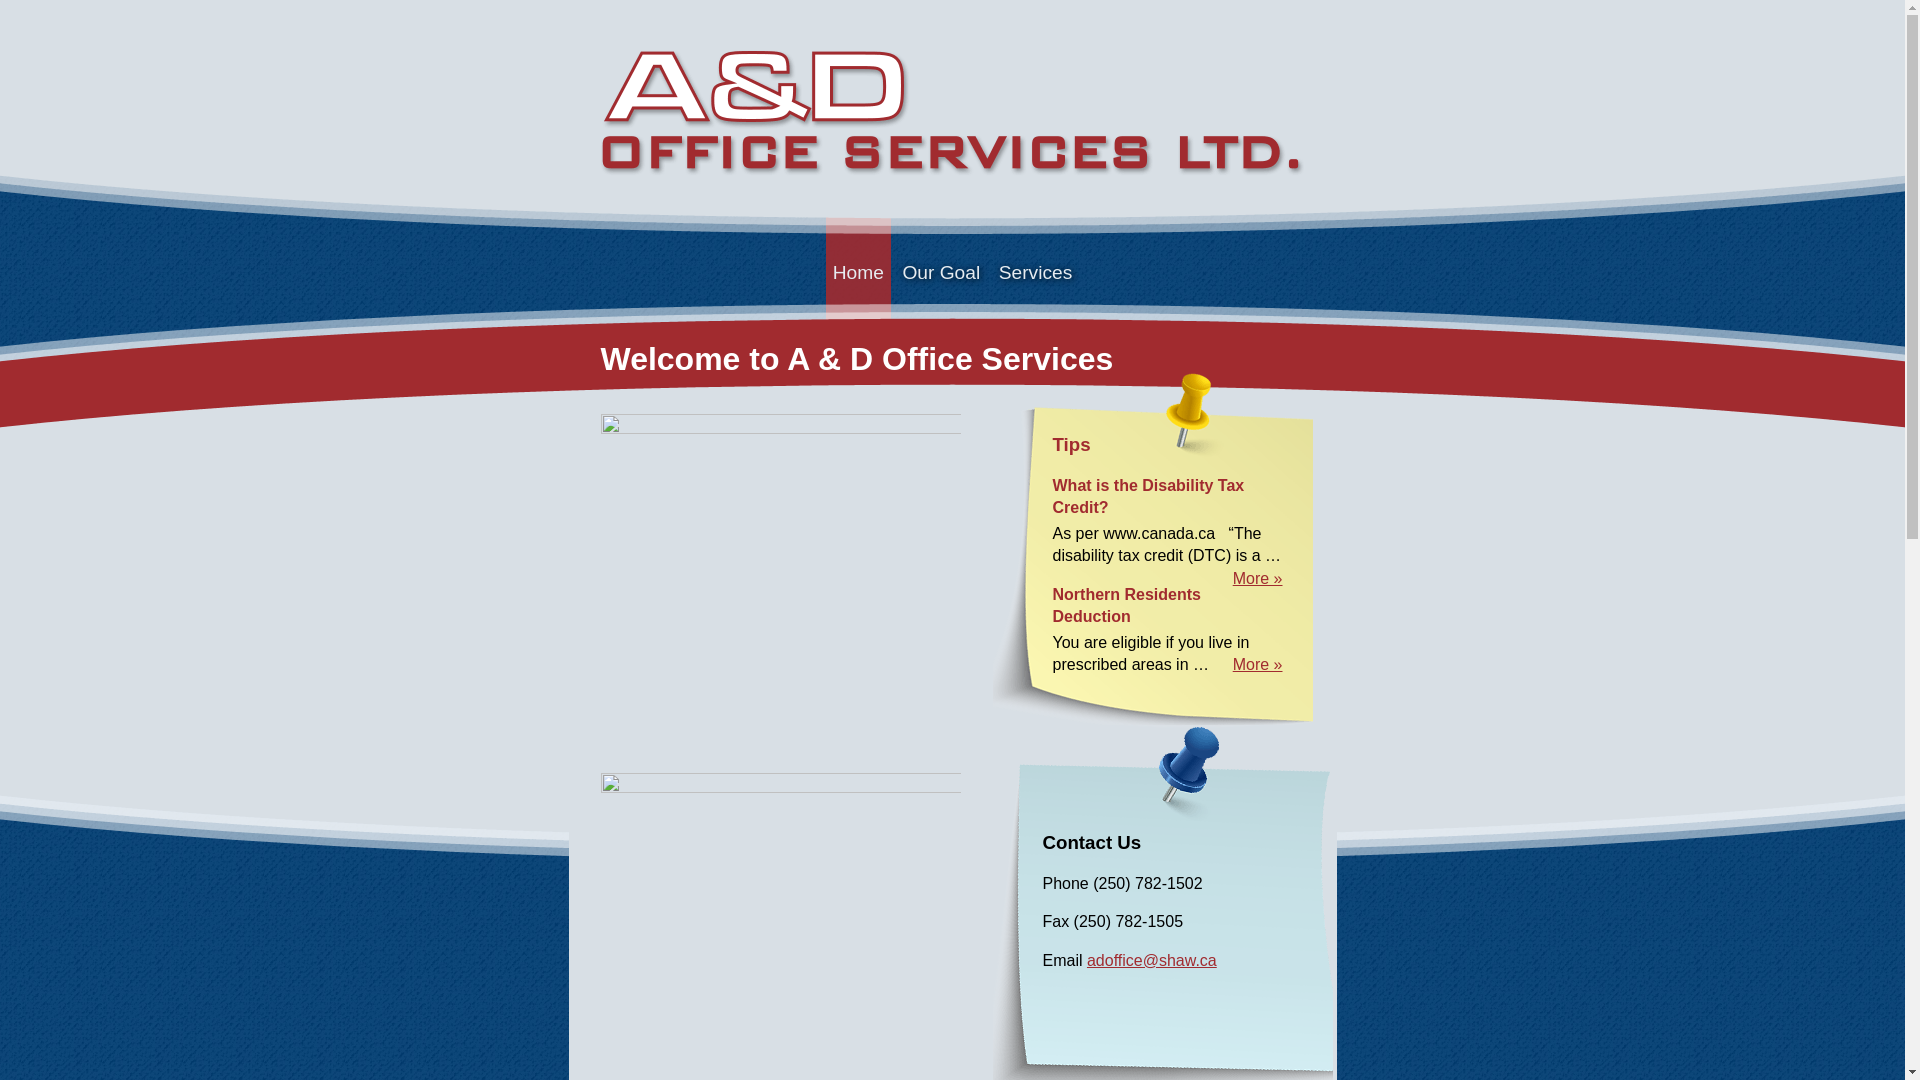 The image size is (1920, 1080). What do you see at coordinates (939, 273) in the screenshot?
I see `'Our Goal'` at bounding box center [939, 273].